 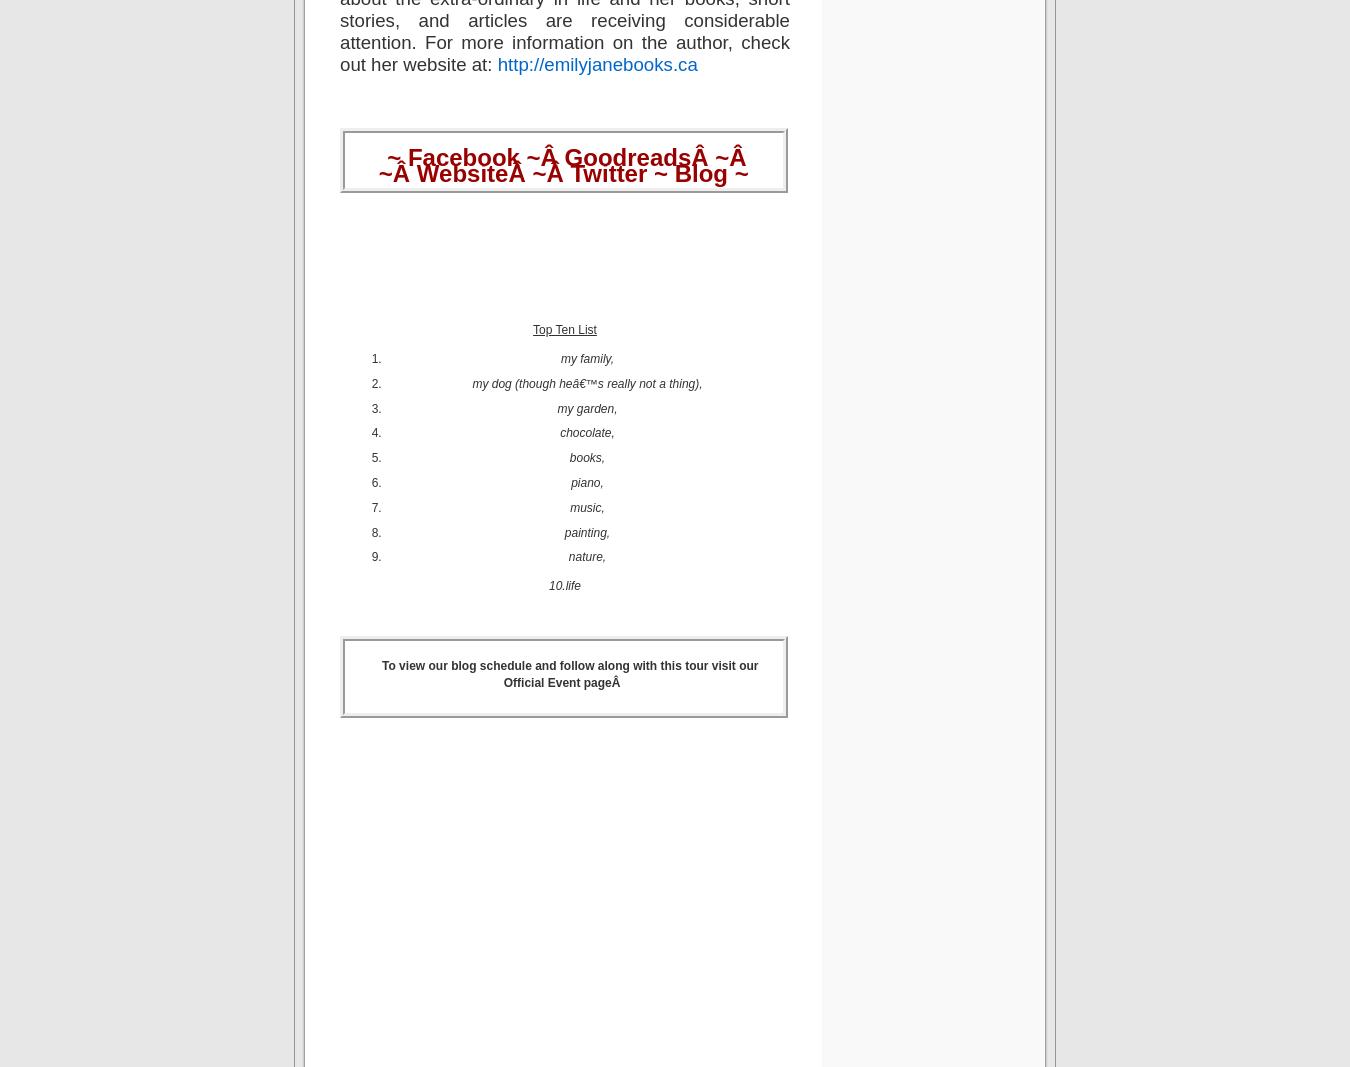 I want to click on 'Twitter', so click(x=569, y=172).